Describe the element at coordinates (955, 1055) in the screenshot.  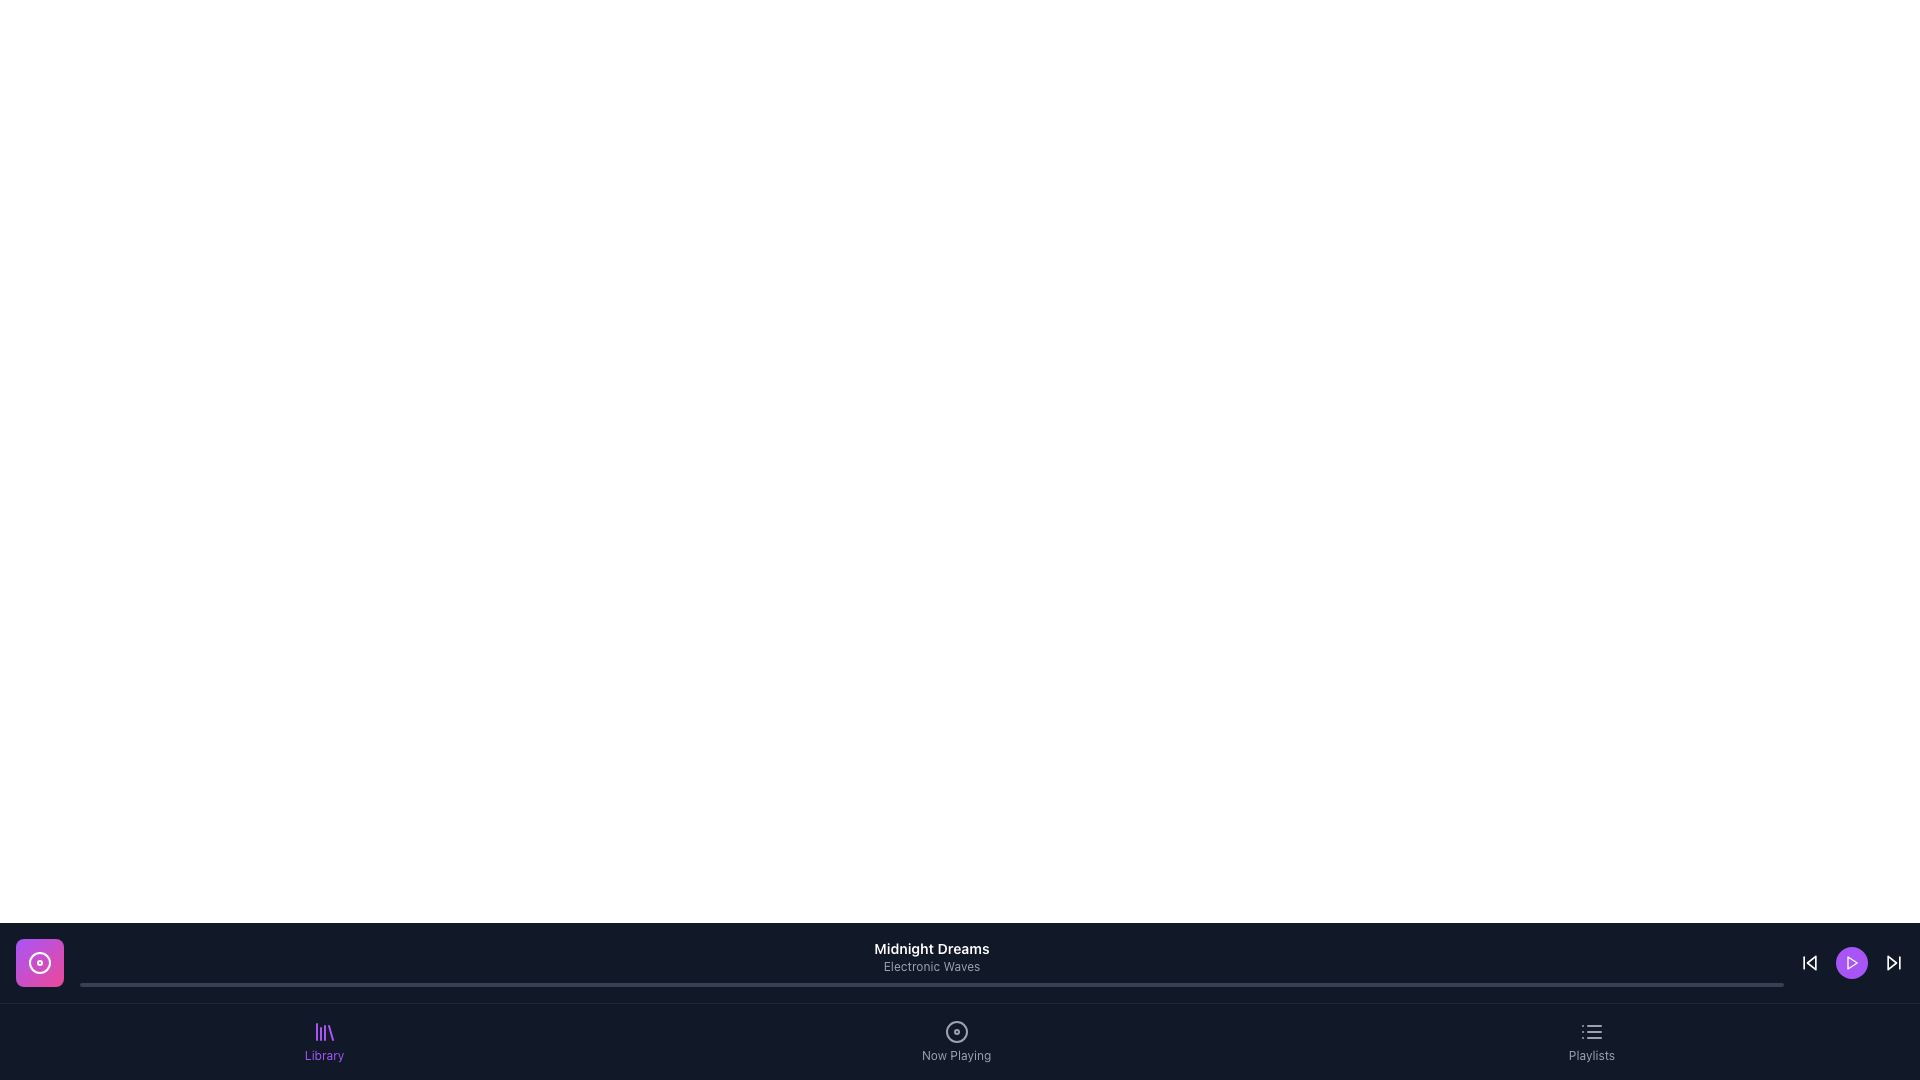
I see `the static label displaying 'Now Playing' which is styled in gray color and positioned beneath a circular graphical icon in the bottom navigation bar` at that location.